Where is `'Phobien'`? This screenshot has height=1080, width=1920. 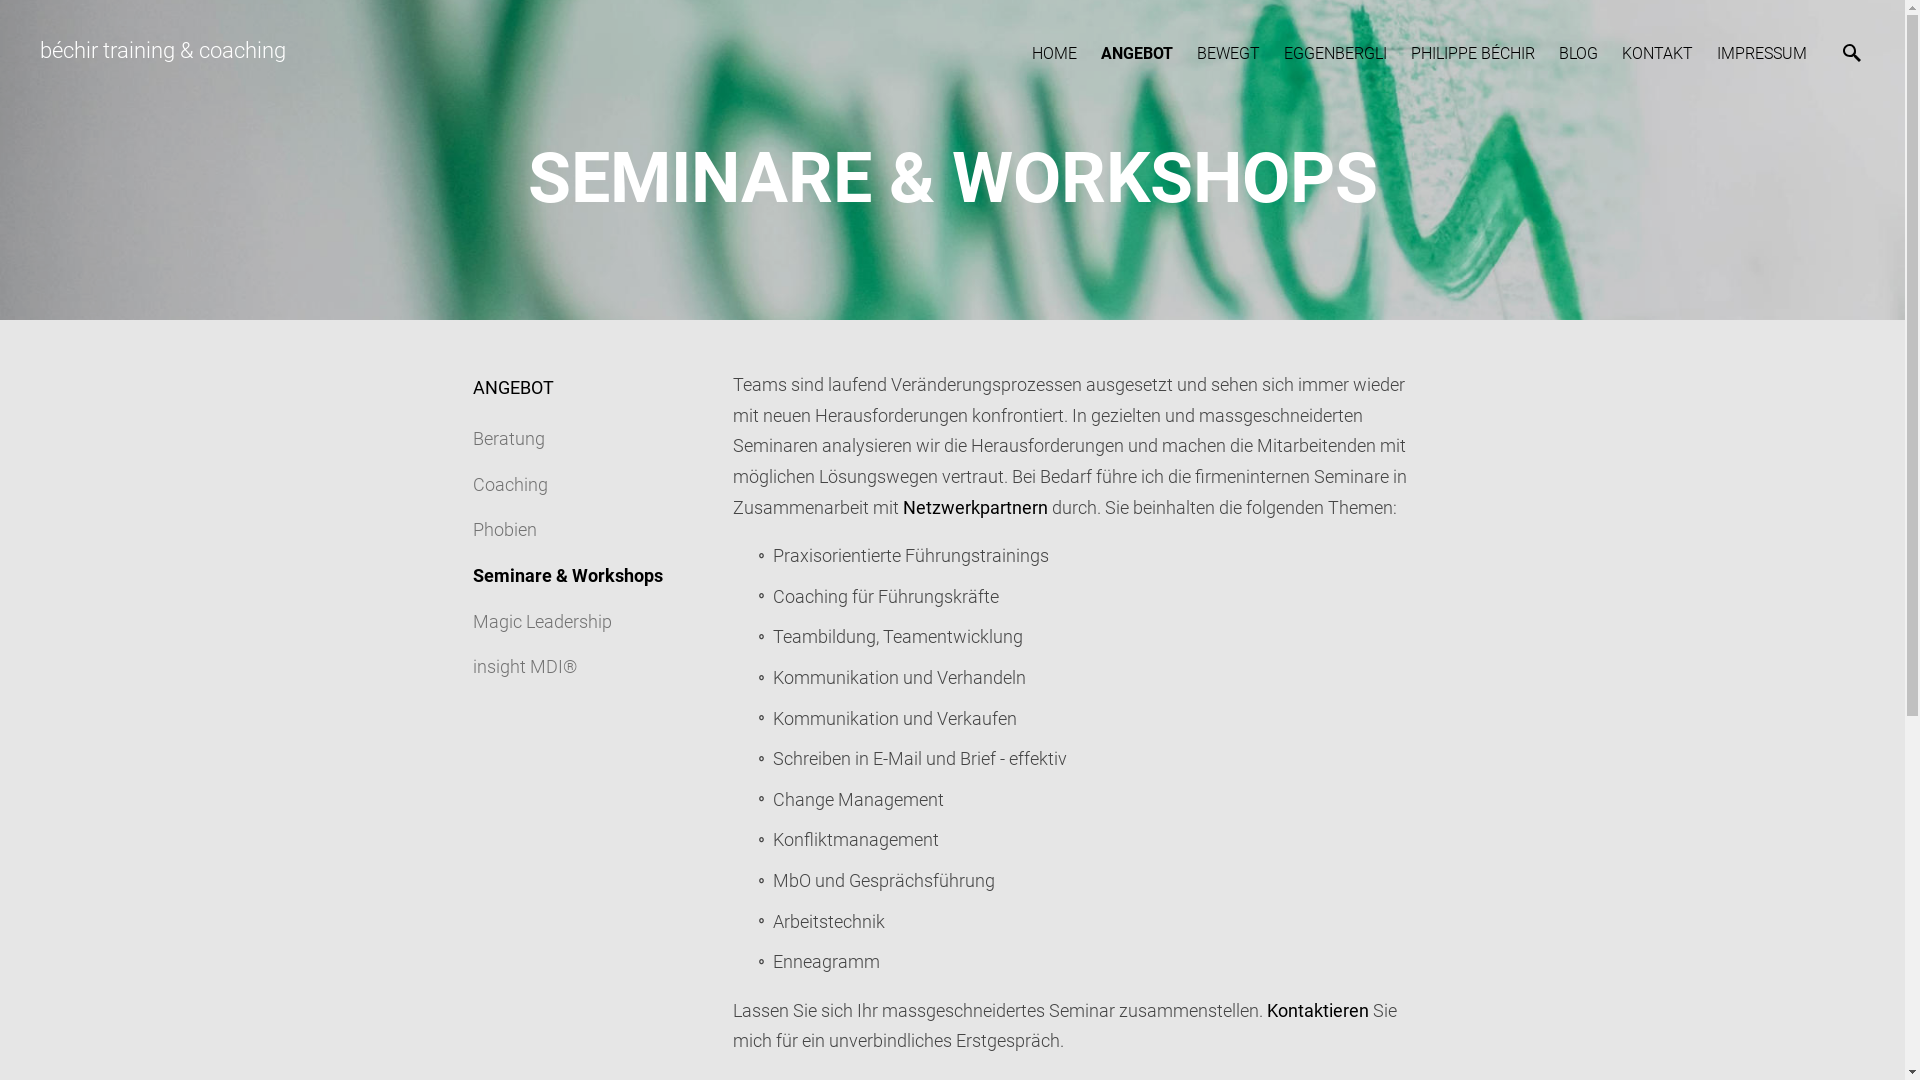
'Phobien' is located at coordinates (470, 528).